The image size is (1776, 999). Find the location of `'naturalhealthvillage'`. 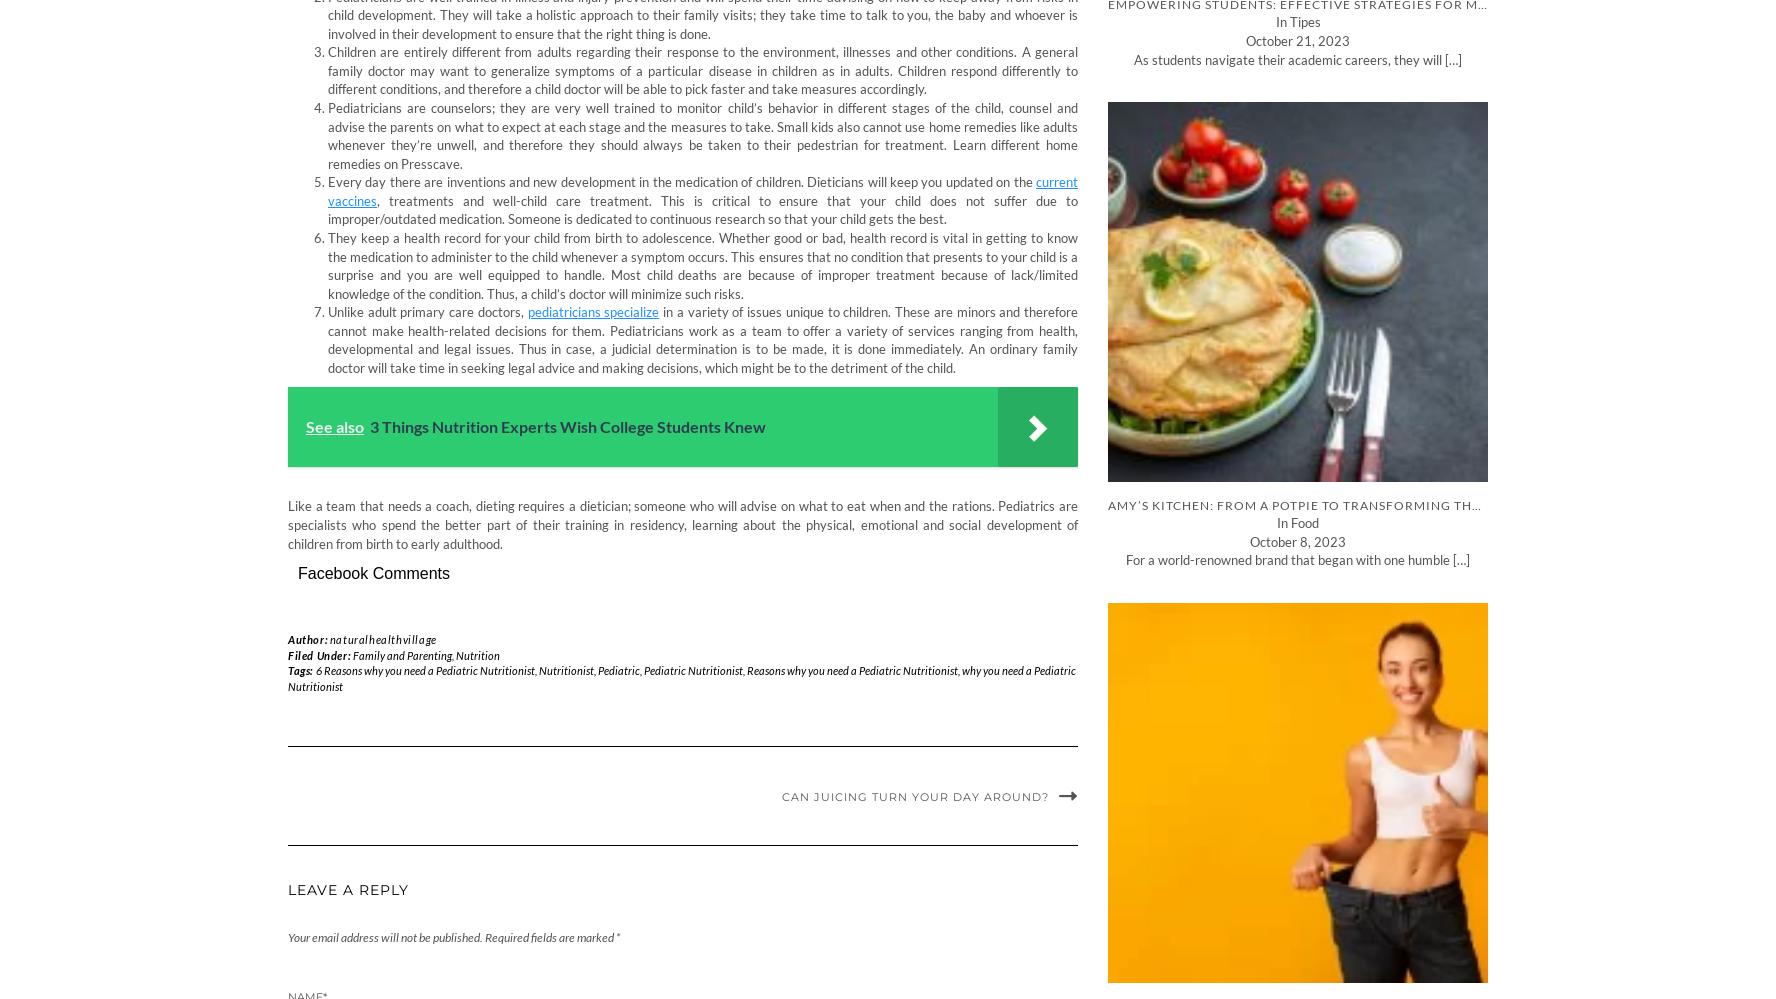

'naturalhealthvillage' is located at coordinates (382, 637).